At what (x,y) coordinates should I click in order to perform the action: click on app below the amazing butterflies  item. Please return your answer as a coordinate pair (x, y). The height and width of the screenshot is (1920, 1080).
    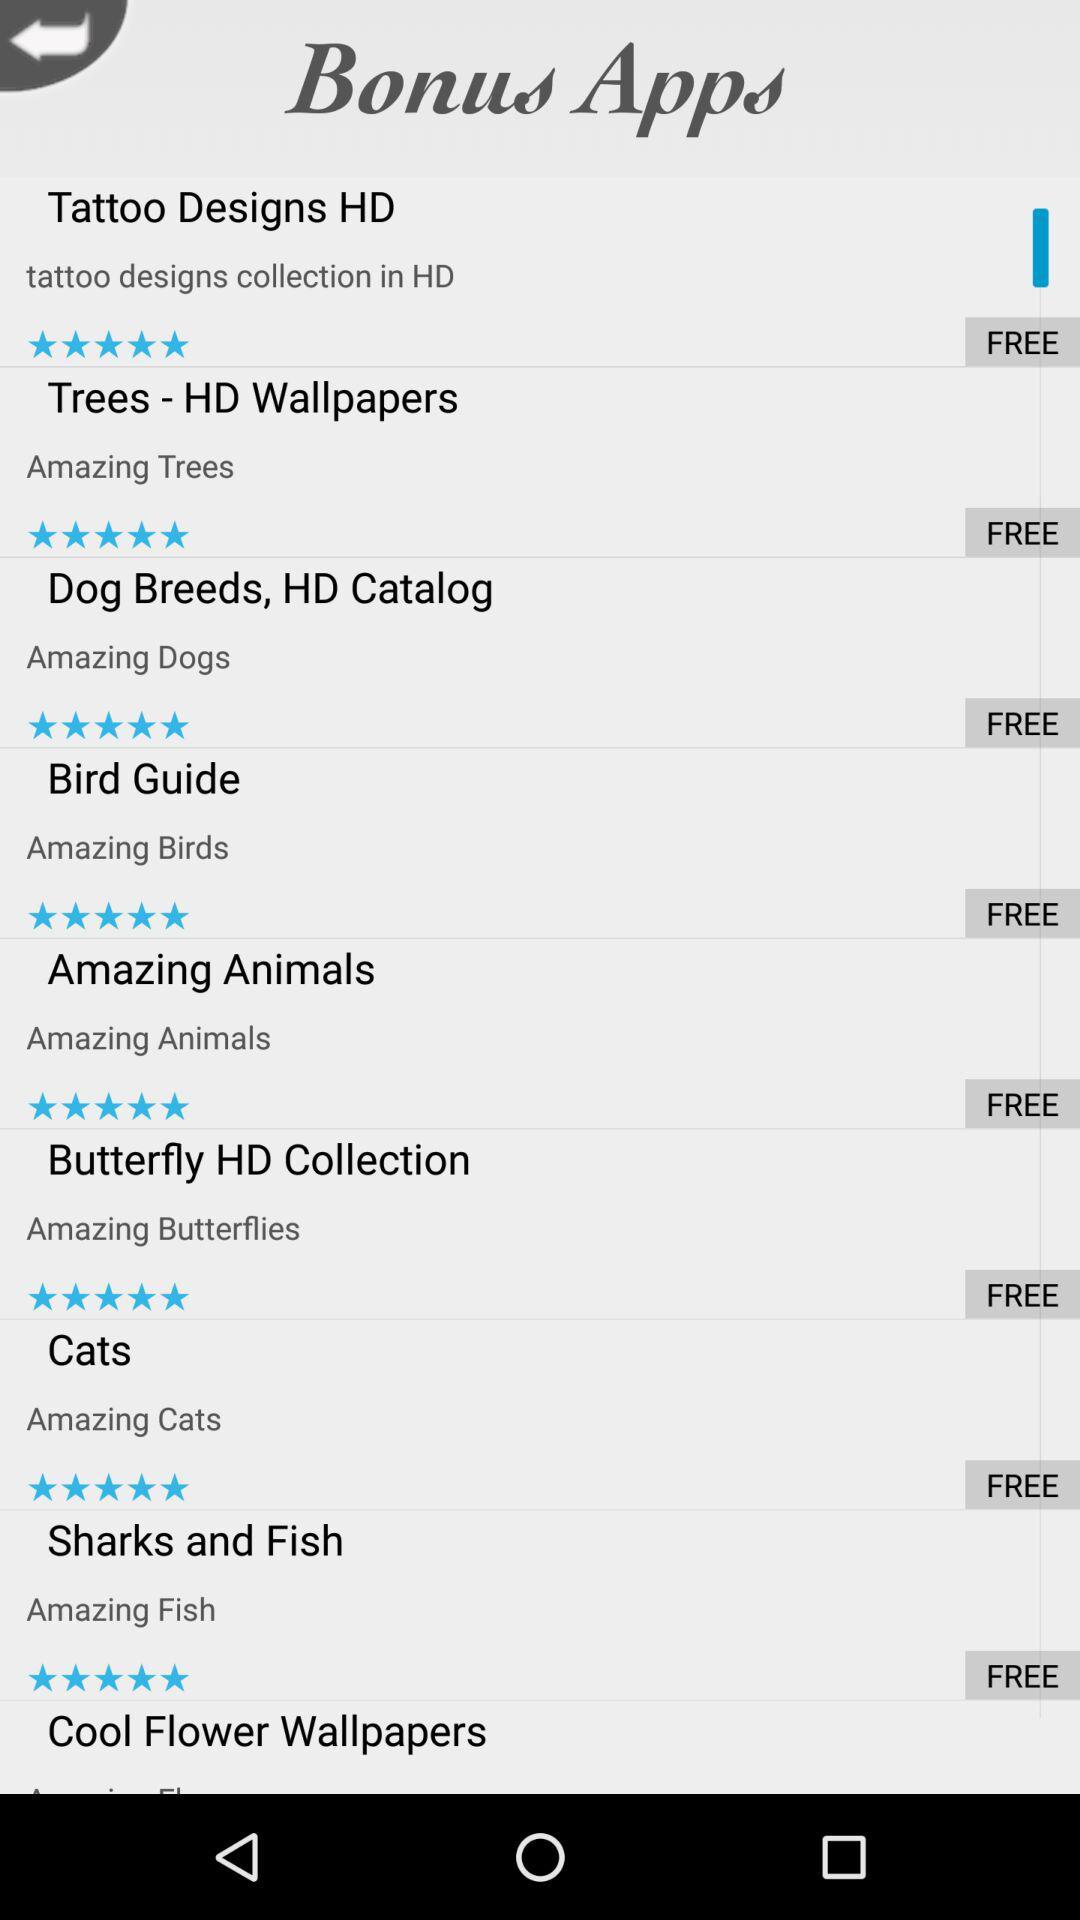
    Looking at the image, I should click on (553, 1293).